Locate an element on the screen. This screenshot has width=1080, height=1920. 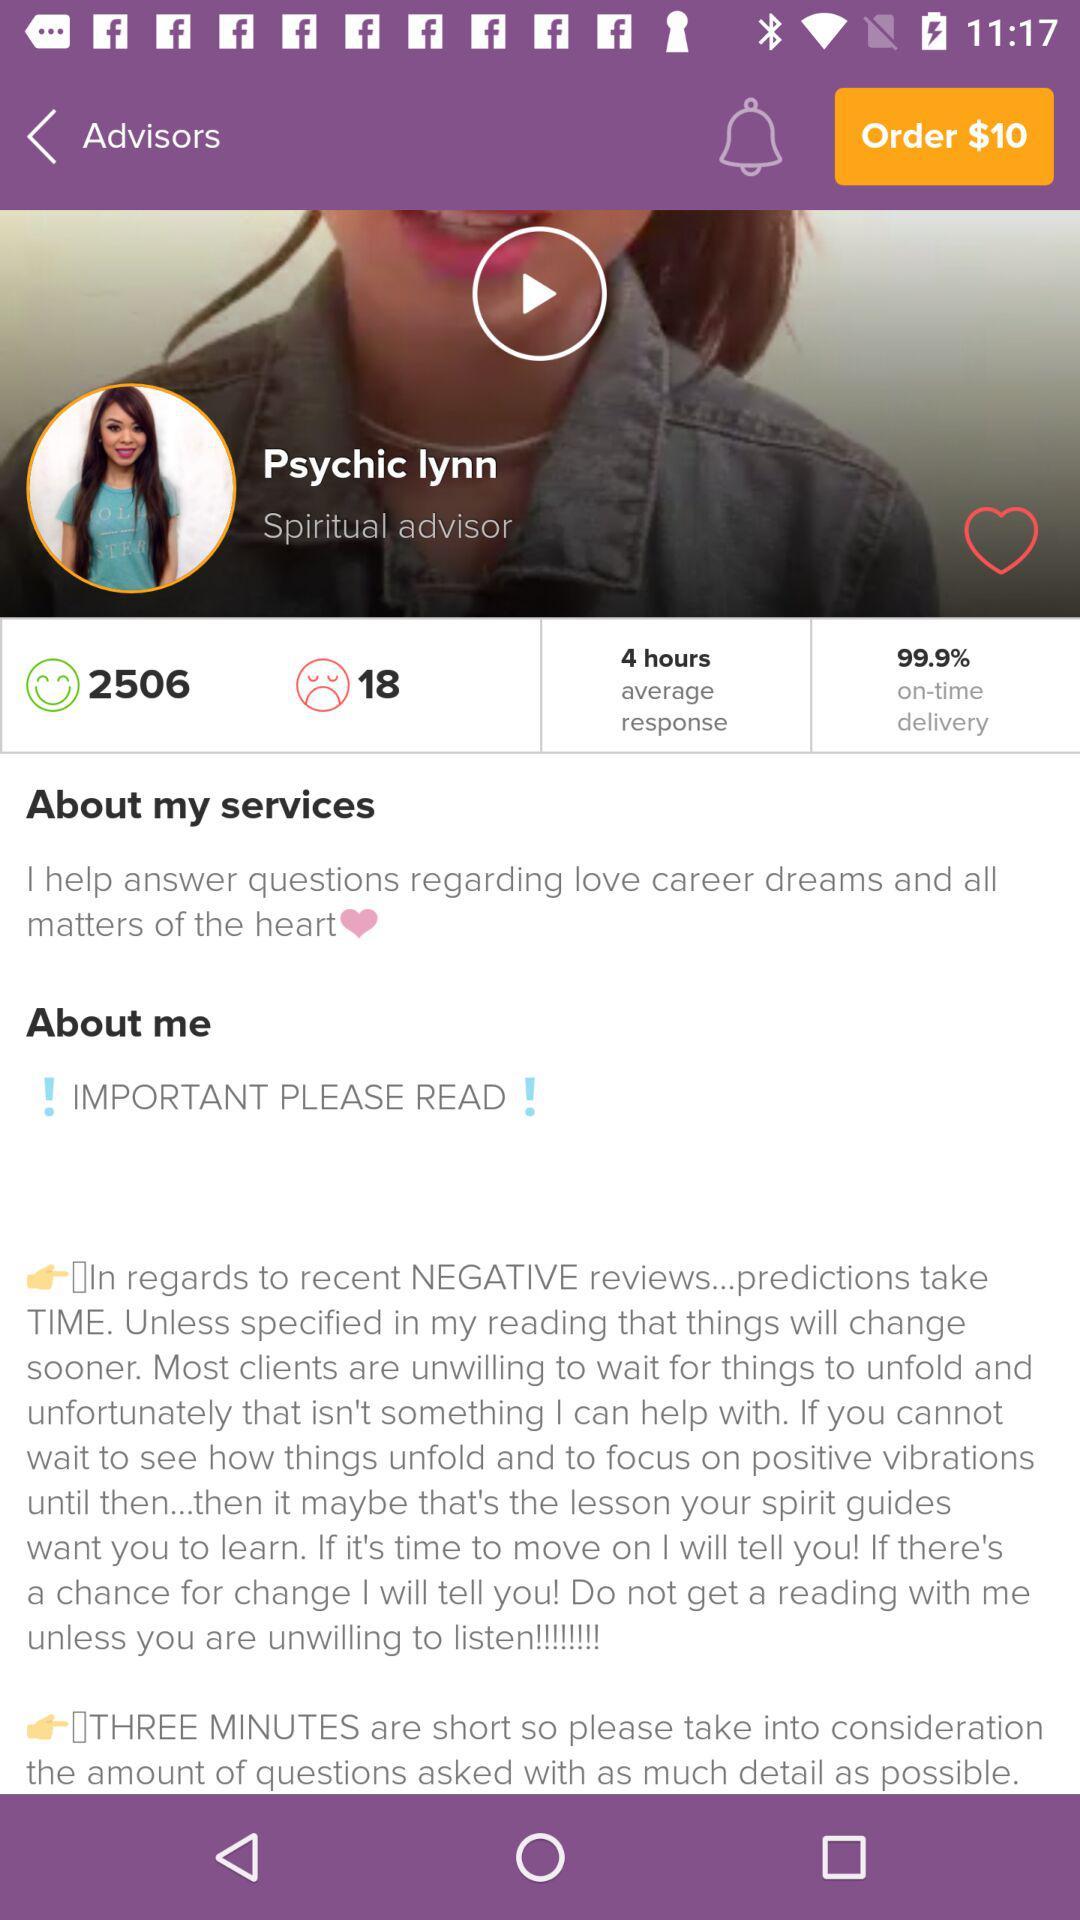
heart the persons page is located at coordinates (1001, 540).